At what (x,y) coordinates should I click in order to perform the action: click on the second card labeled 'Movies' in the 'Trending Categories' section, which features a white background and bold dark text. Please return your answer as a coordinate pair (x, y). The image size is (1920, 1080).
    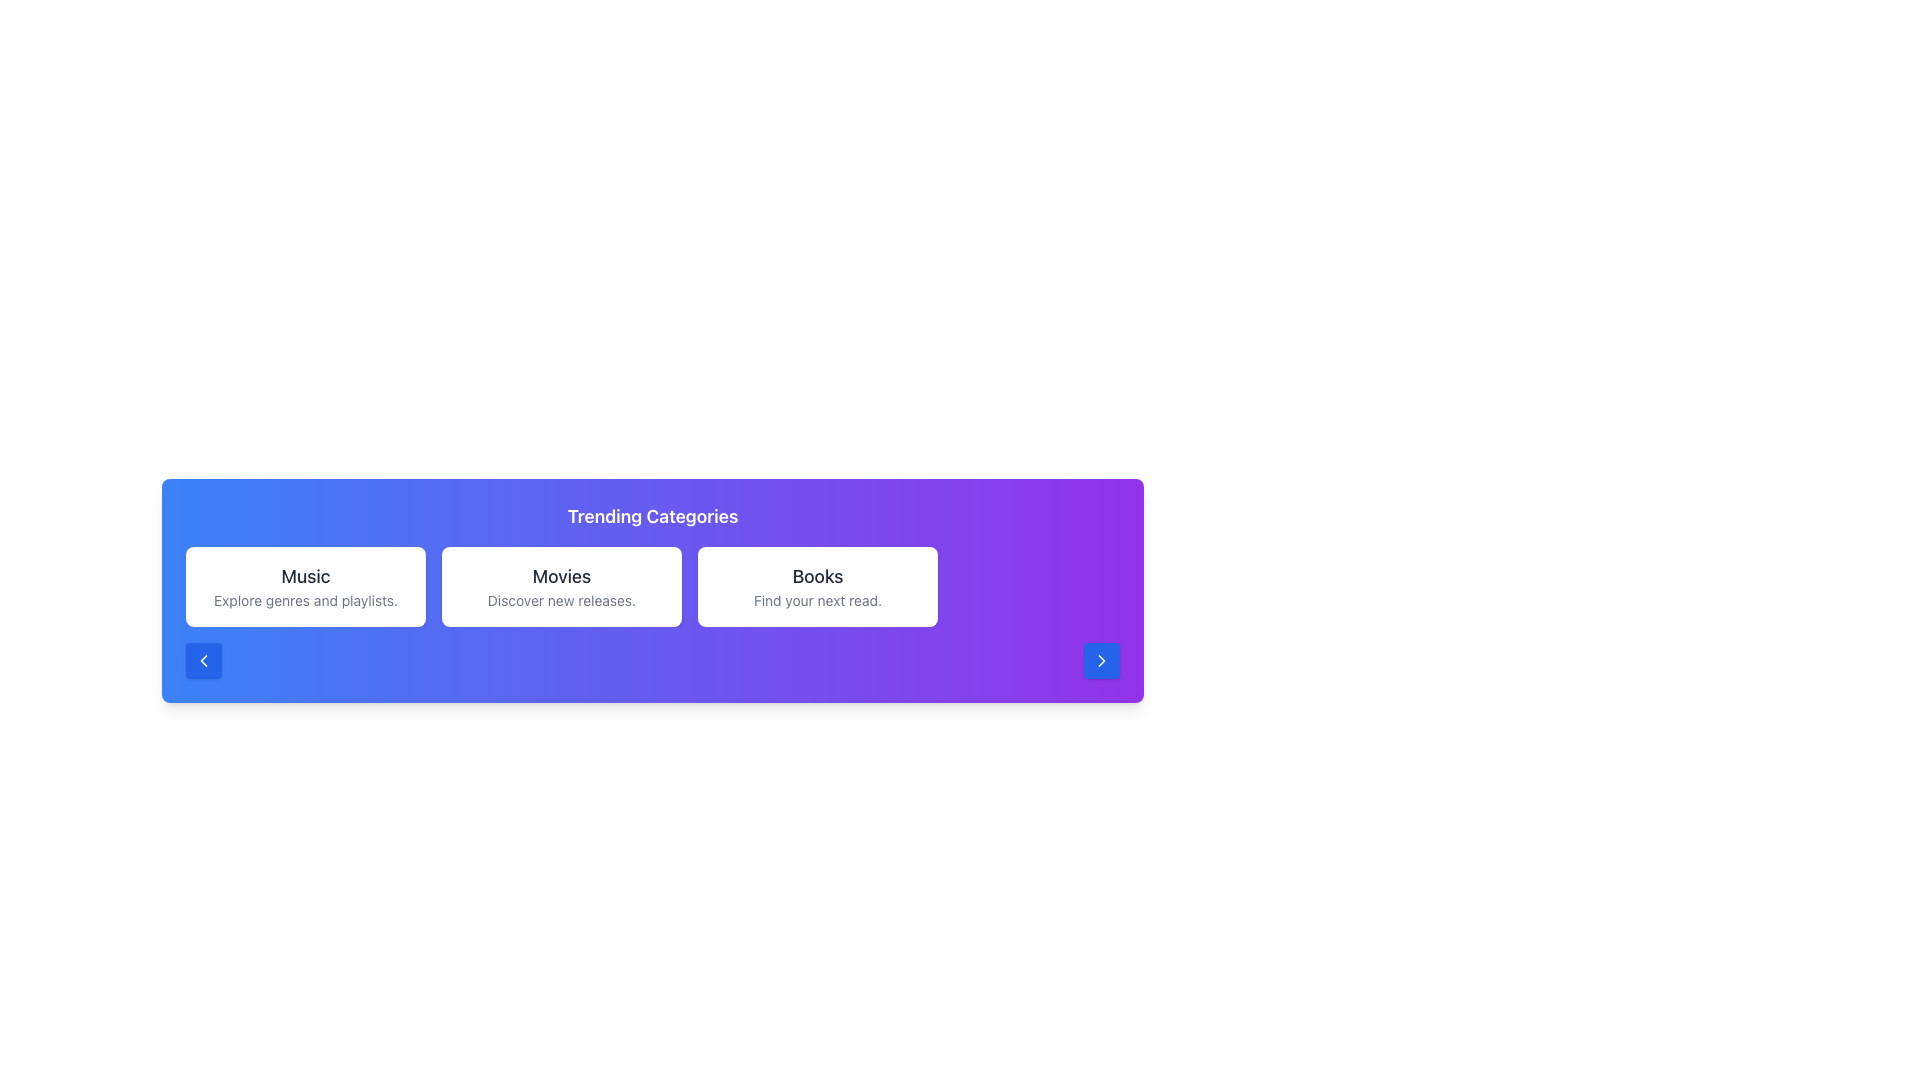
    Looking at the image, I should click on (560, 585).